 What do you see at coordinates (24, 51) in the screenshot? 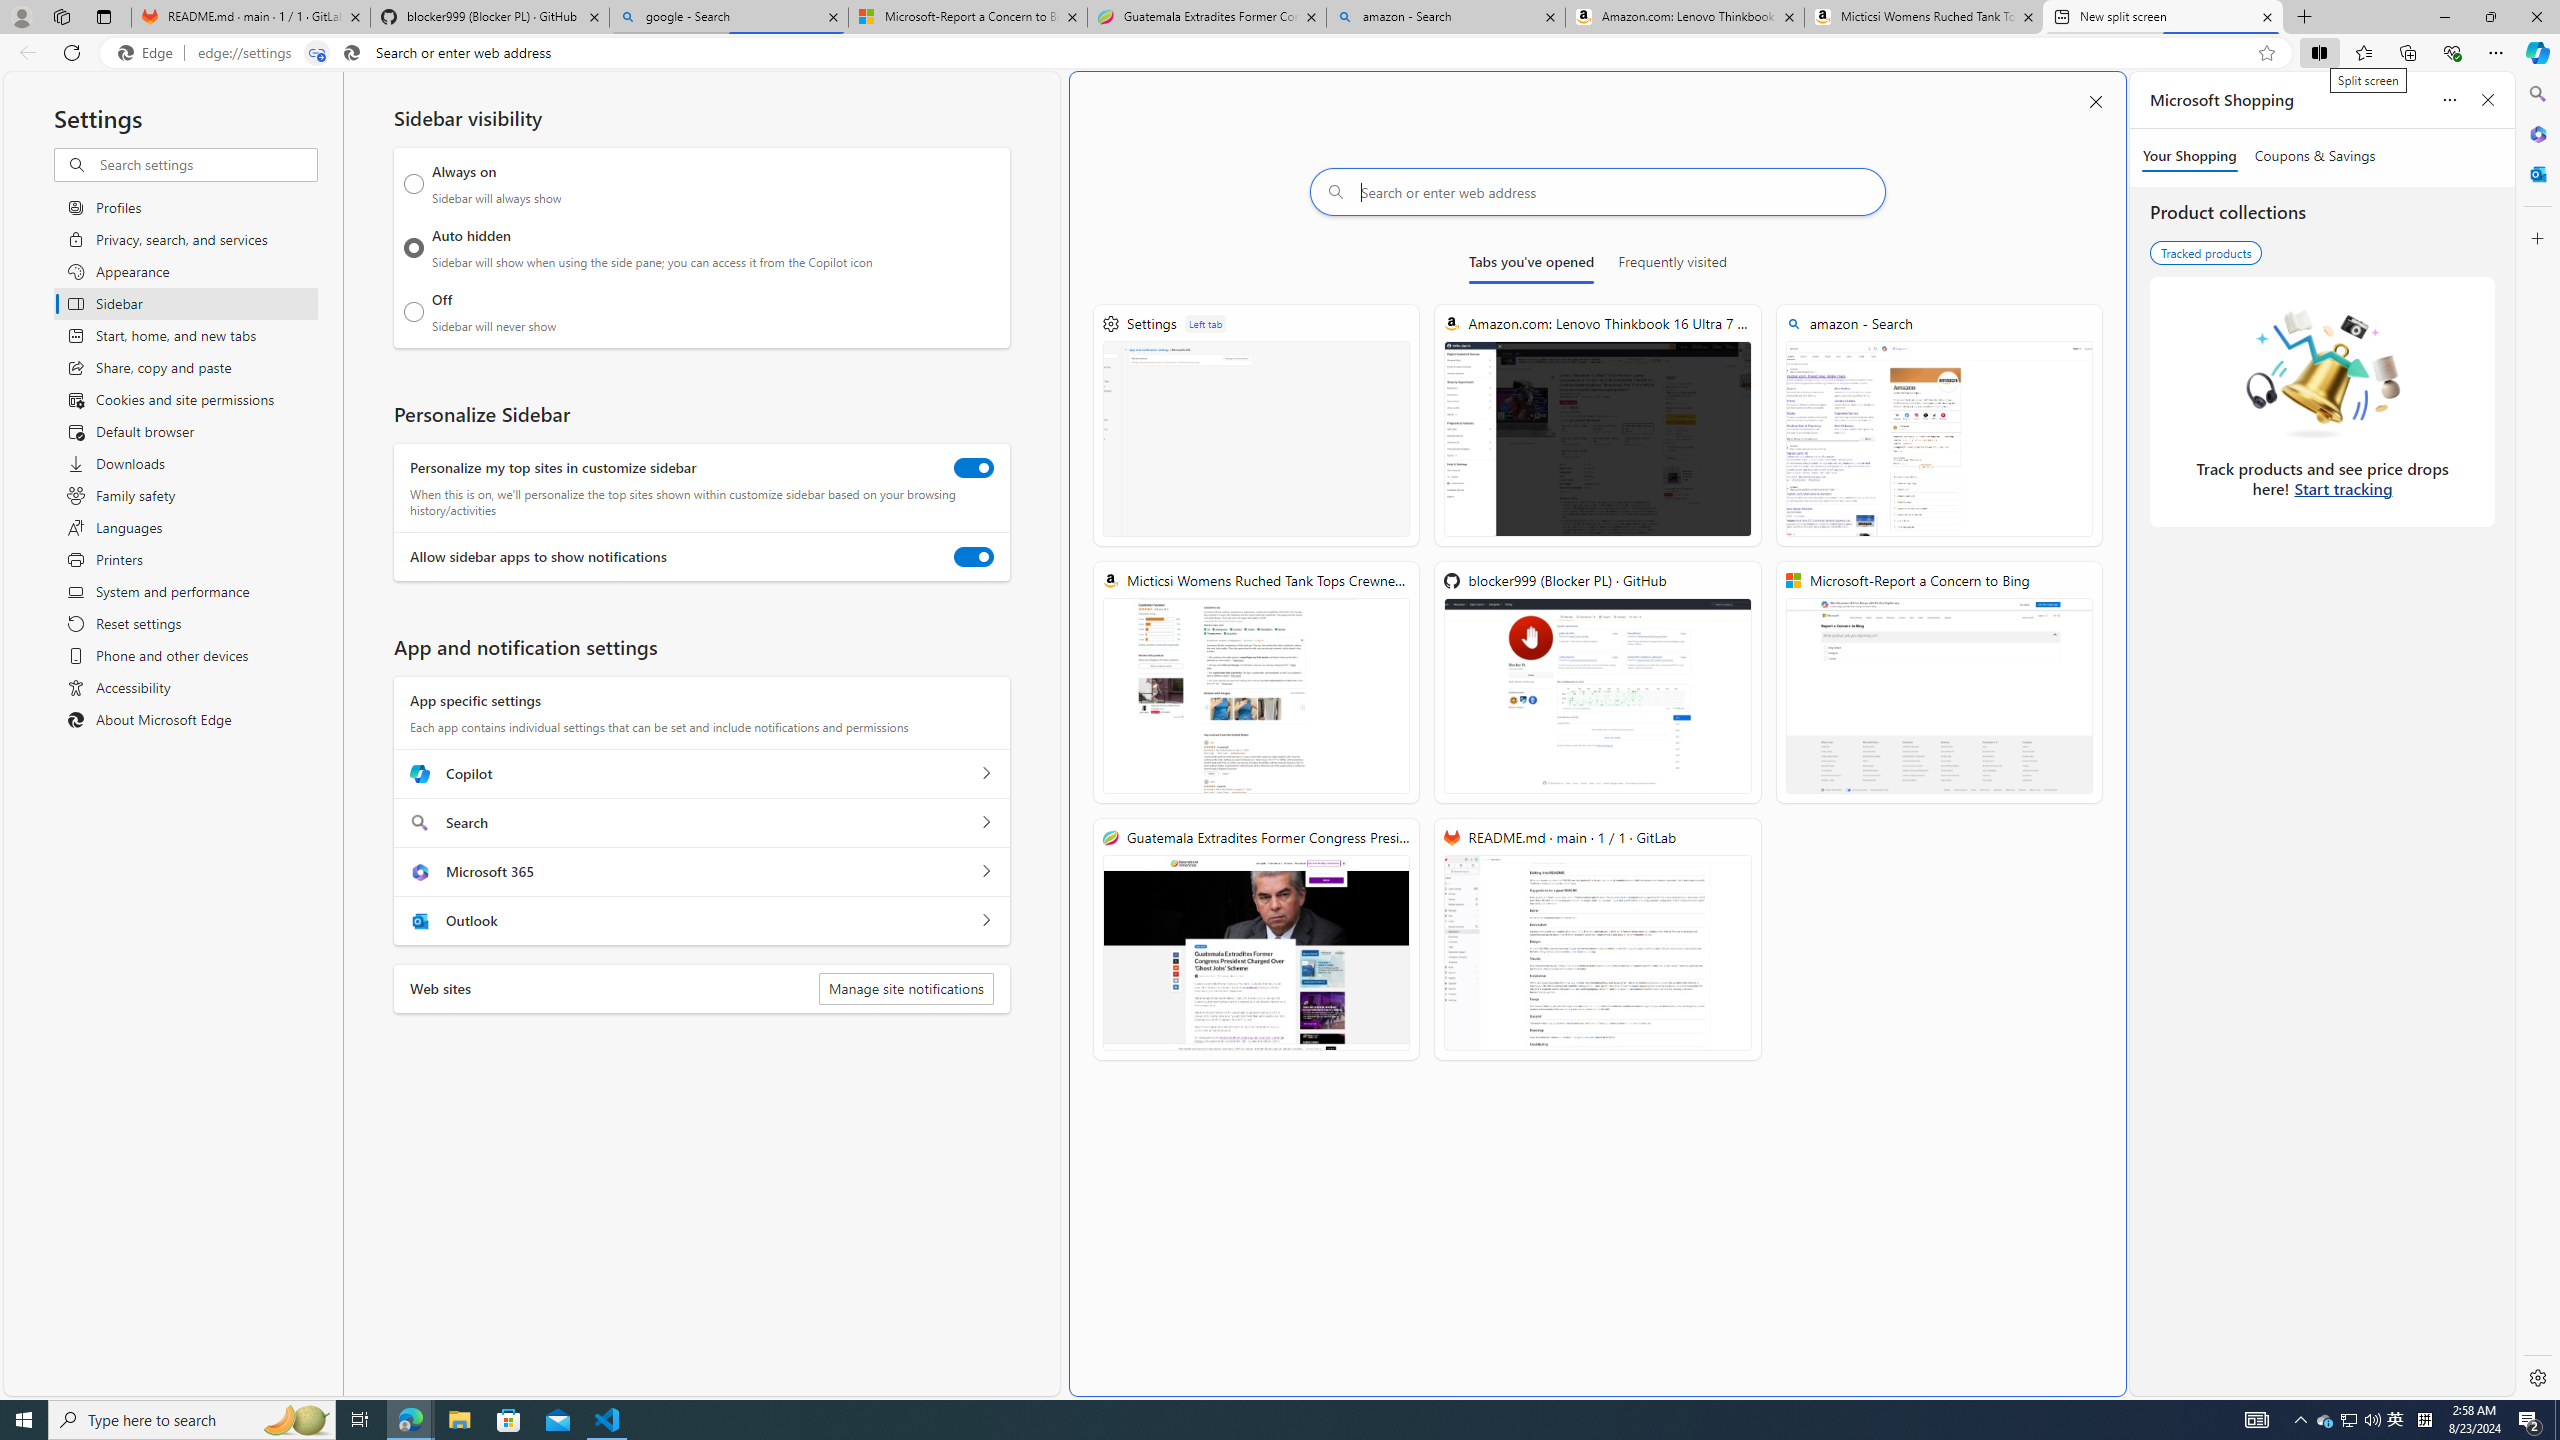
I see `'Back'` at bounding box center [24, 51].